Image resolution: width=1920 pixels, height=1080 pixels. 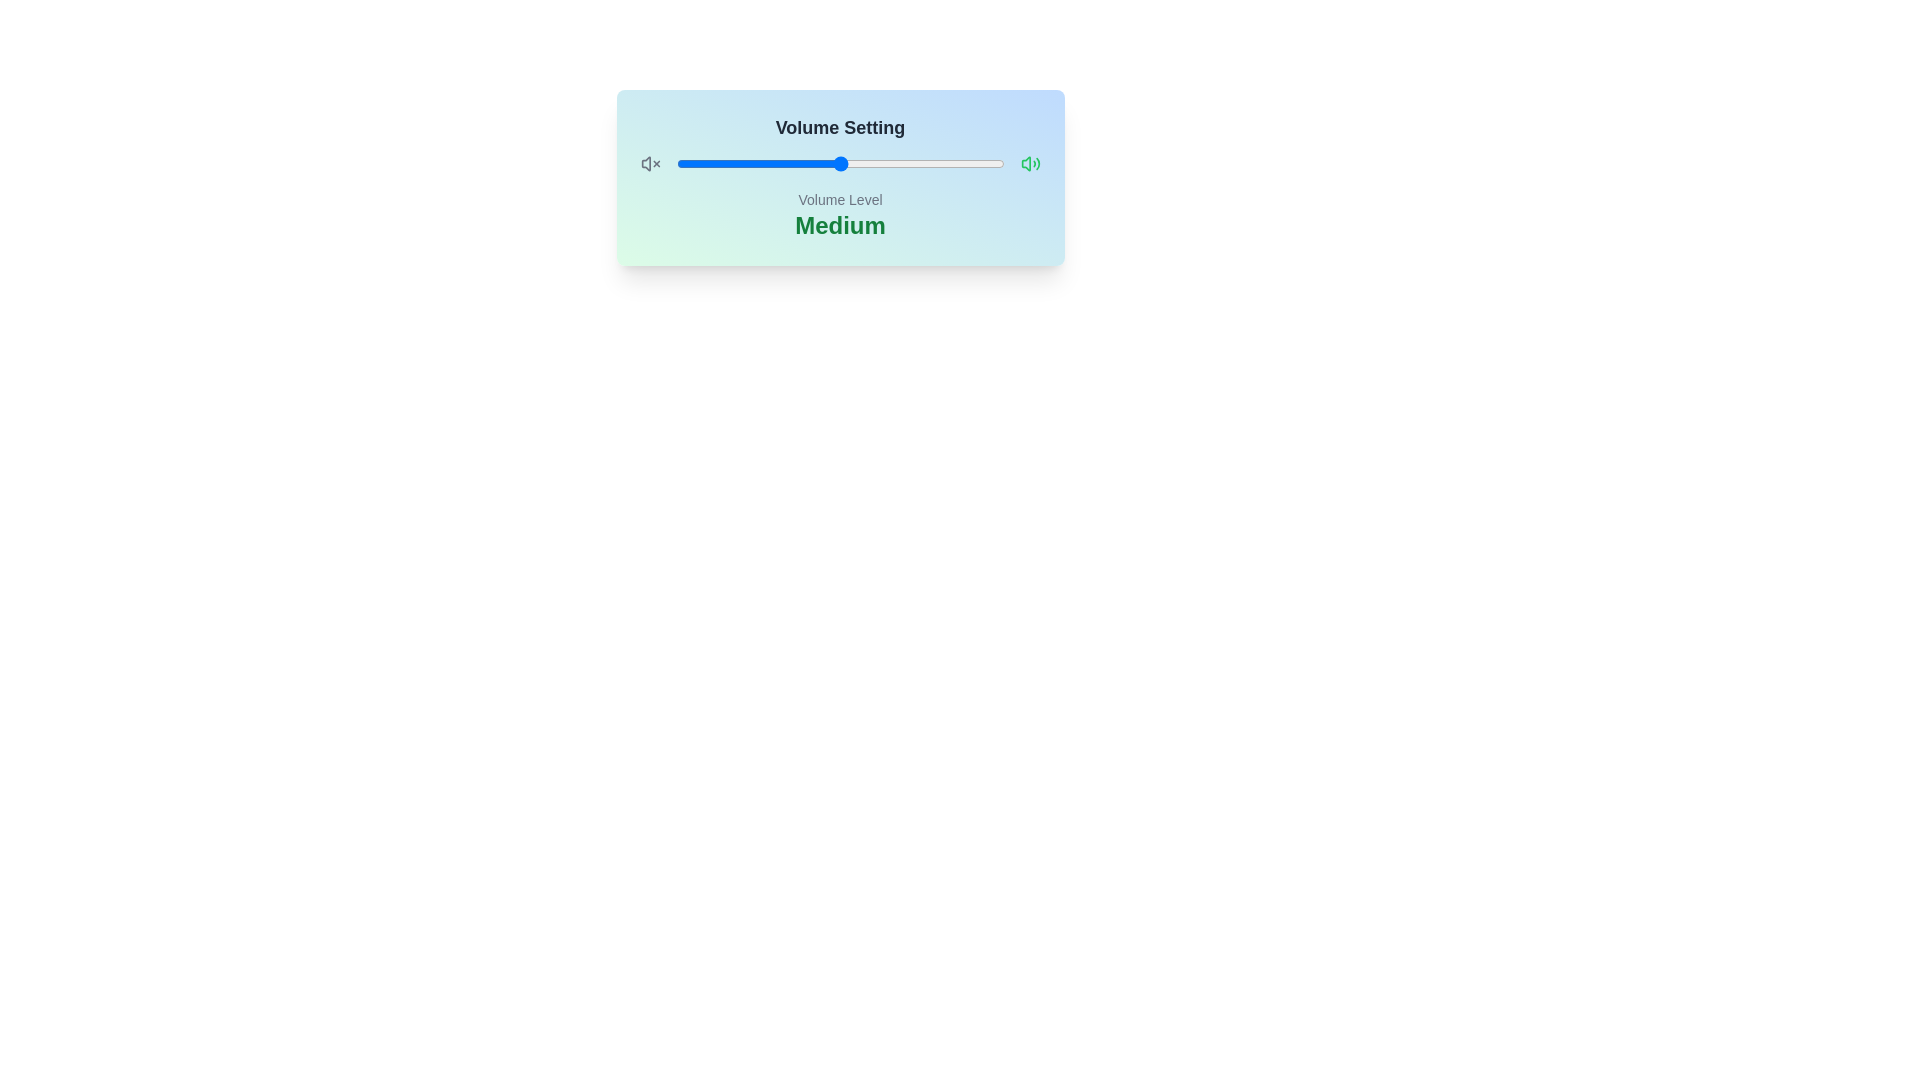 What do you see at coordinates (994, 163) in the screenshot?
I see `the volume slider to 97%` at bounding box center [994, 163].